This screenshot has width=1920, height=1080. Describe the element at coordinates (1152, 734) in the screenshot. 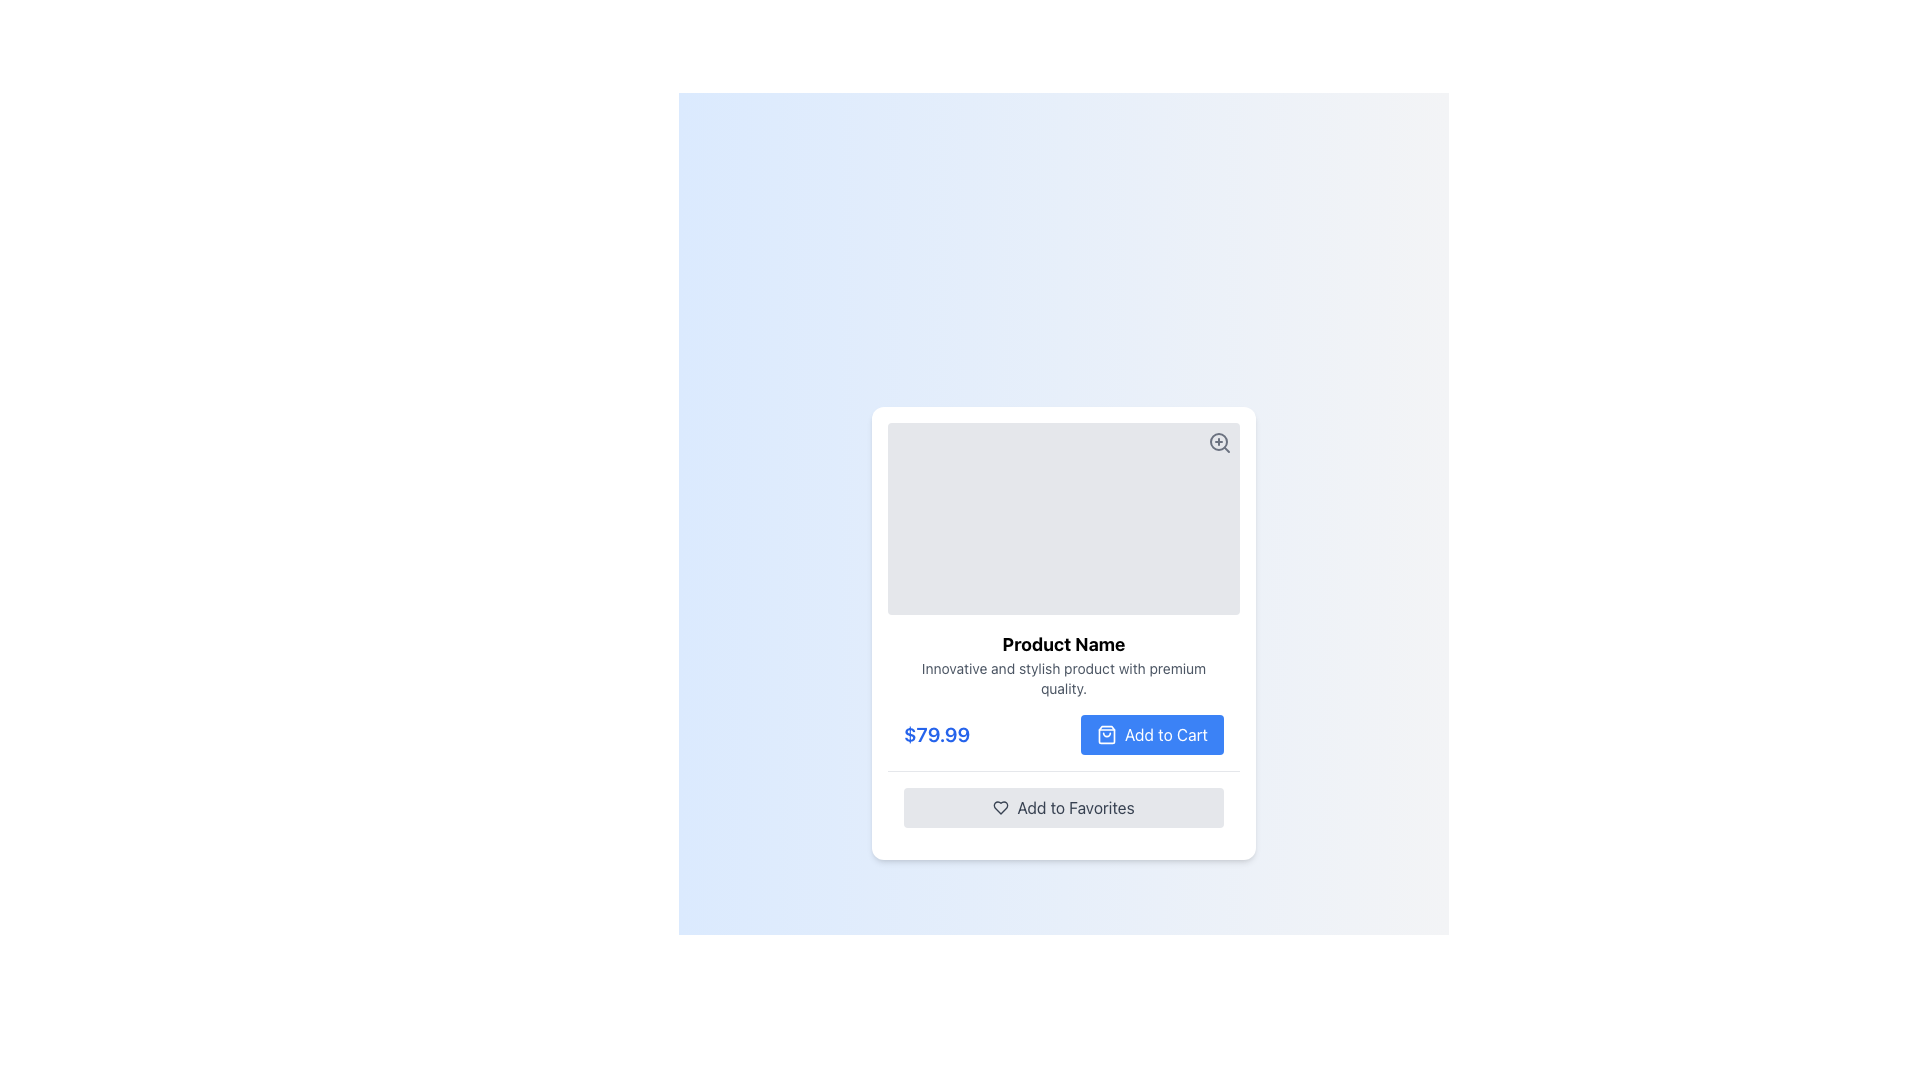

I see `the action button located to the right of the text '$79.99'` at that location.